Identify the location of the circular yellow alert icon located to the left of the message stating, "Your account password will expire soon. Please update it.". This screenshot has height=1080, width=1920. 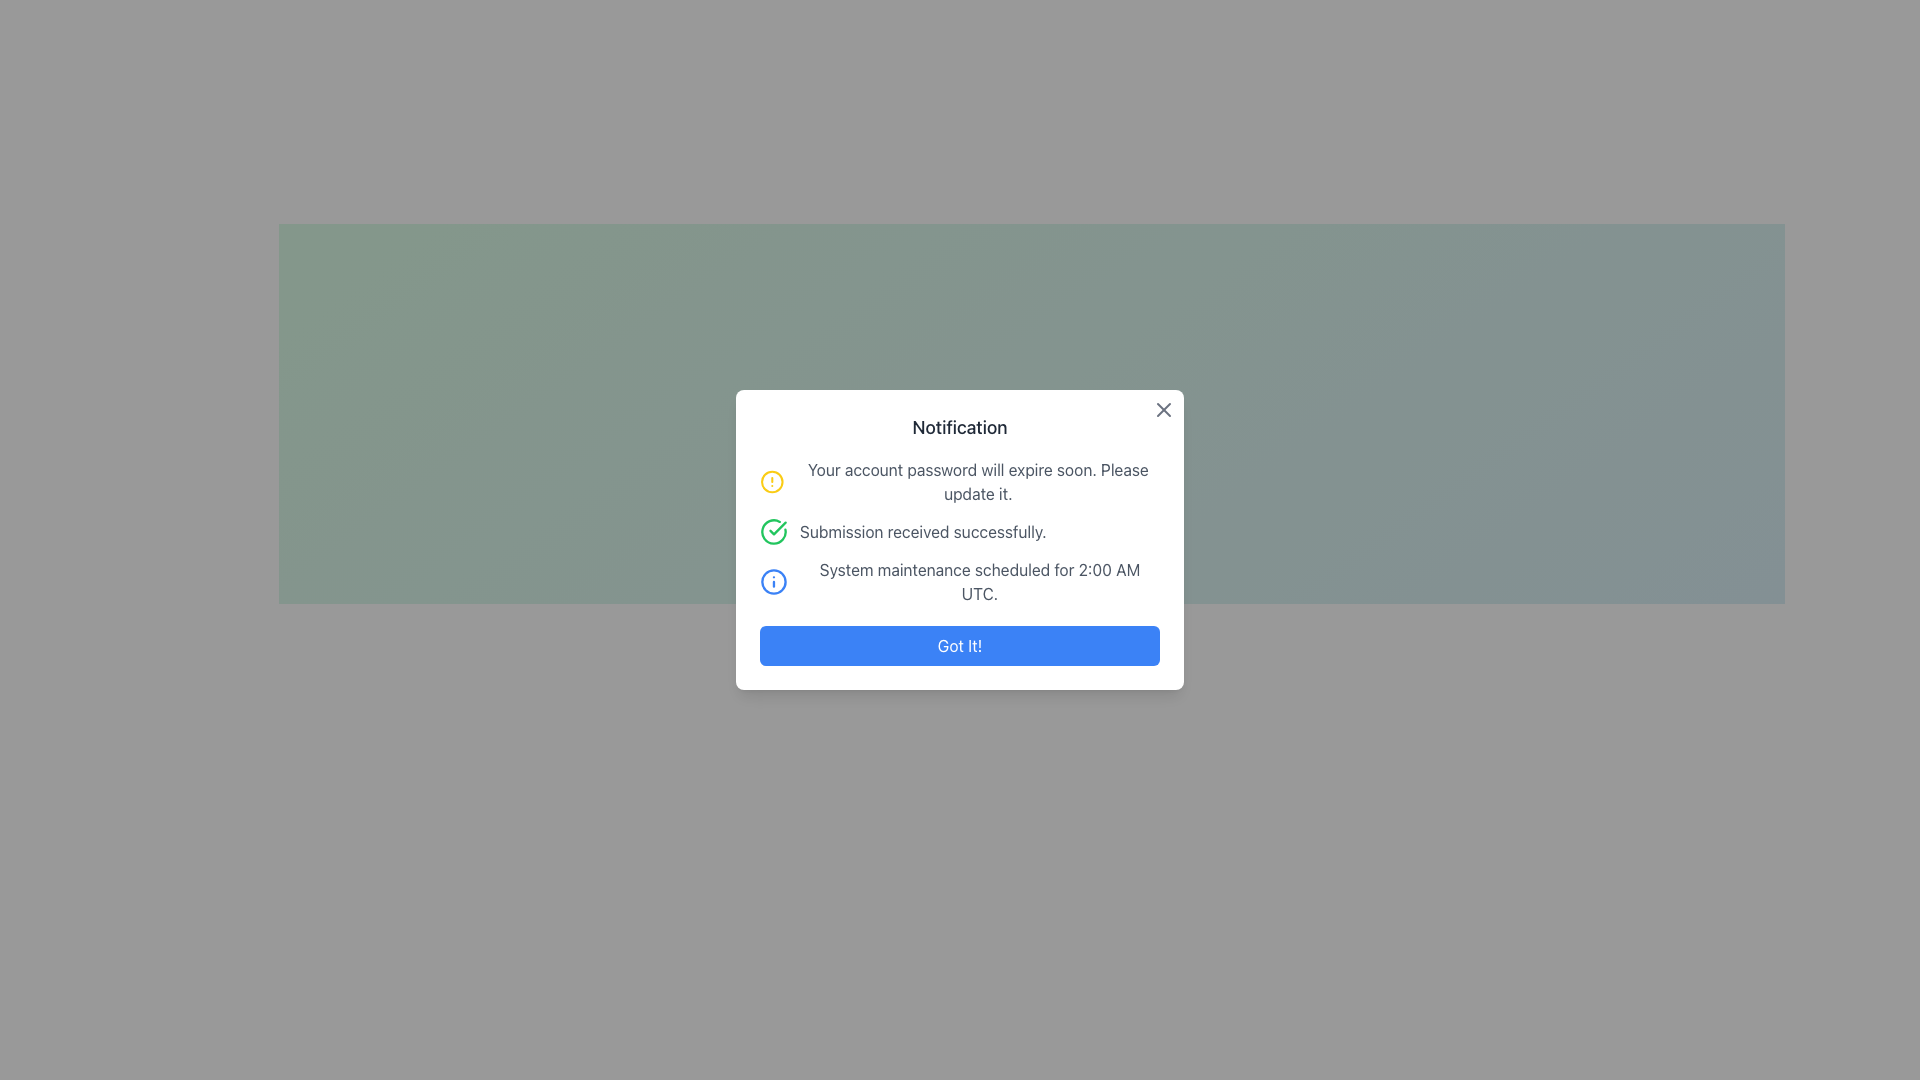
(771, 482).